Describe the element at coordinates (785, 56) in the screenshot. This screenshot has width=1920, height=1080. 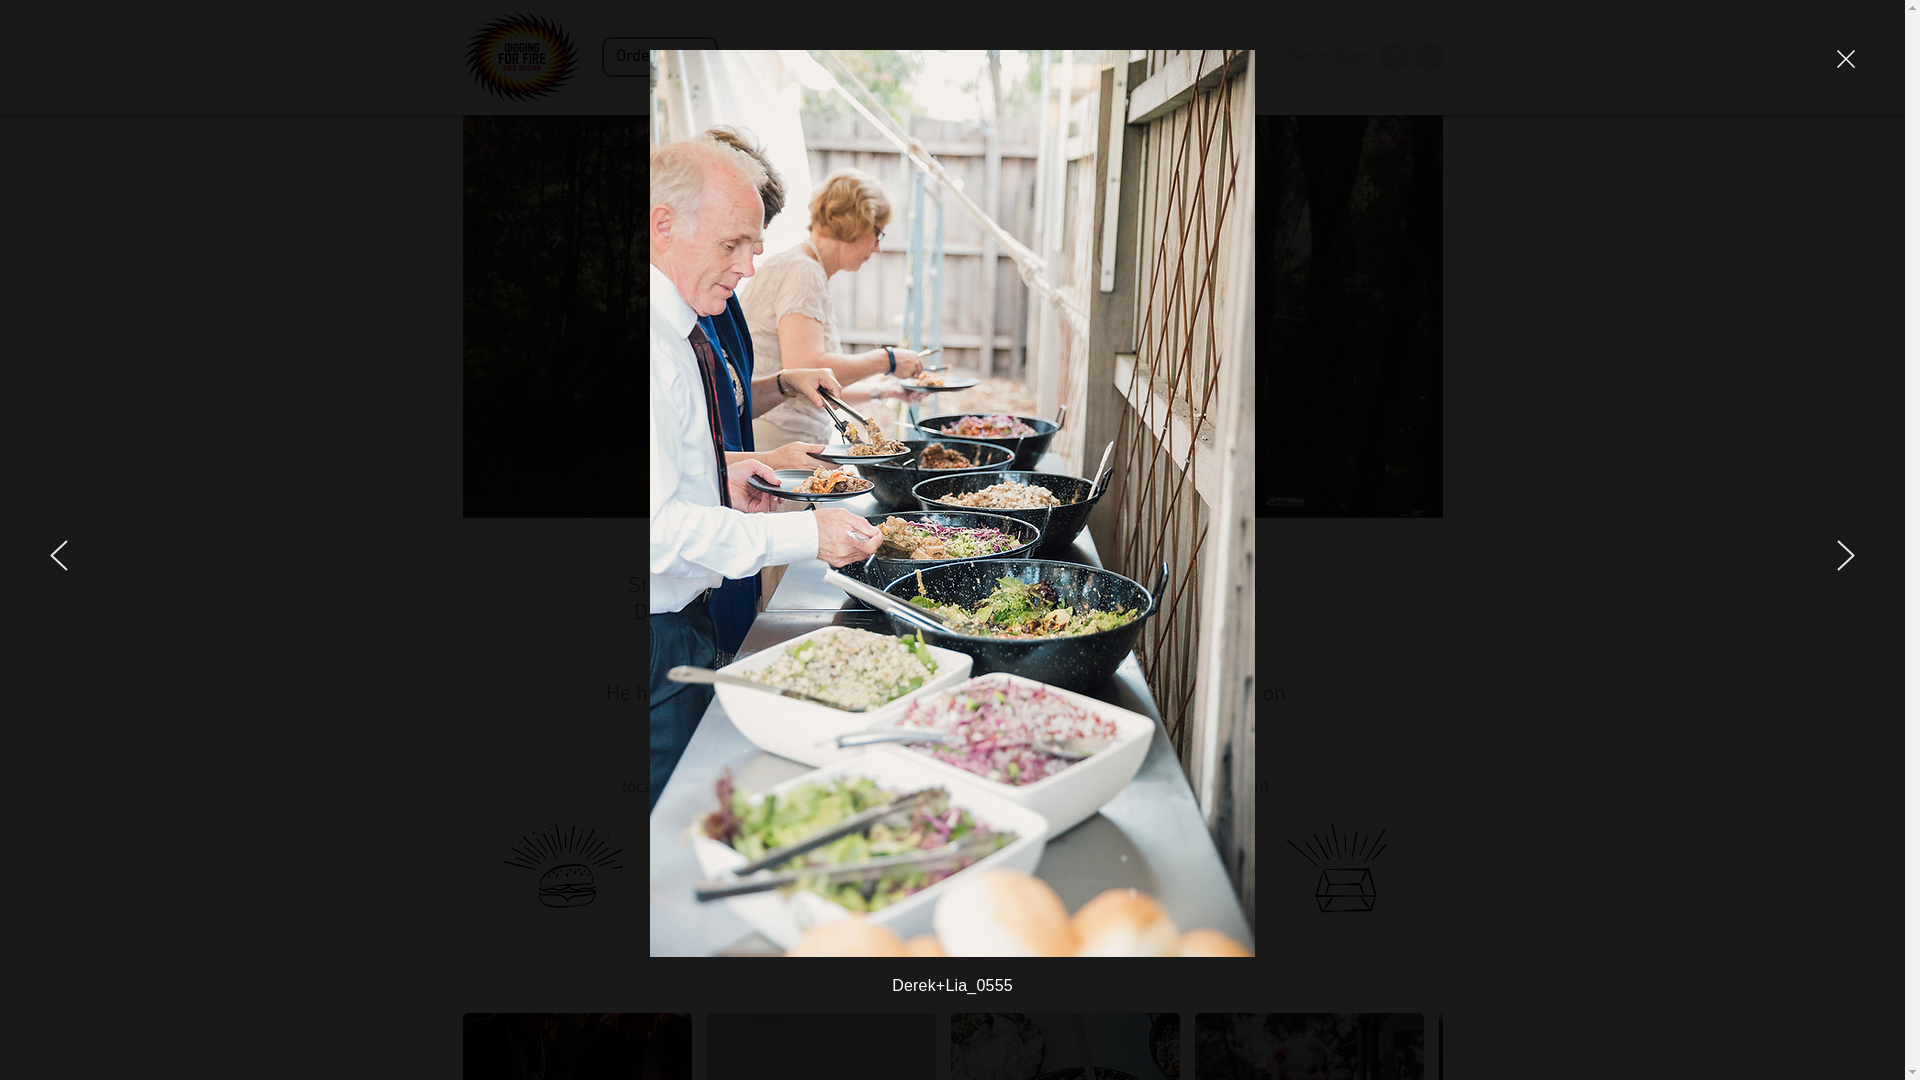
I see `'About Us'` at that location.